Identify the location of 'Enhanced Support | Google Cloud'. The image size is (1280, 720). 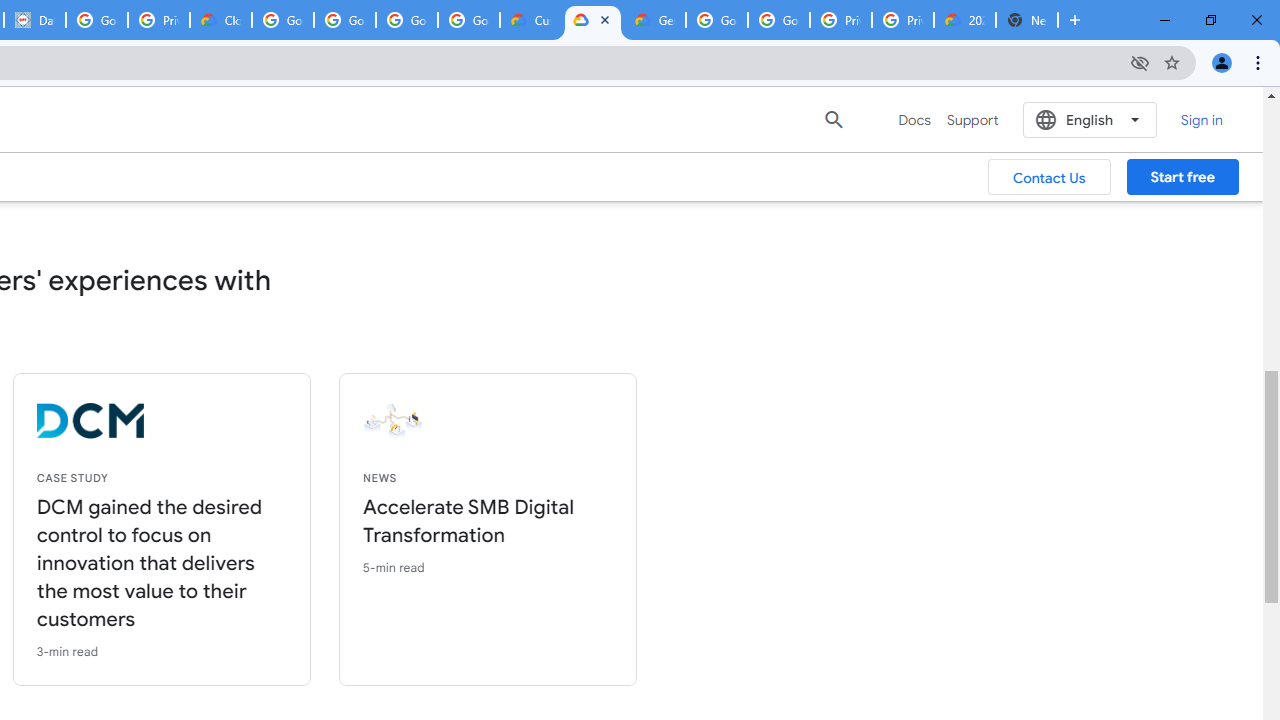
(592, 20).